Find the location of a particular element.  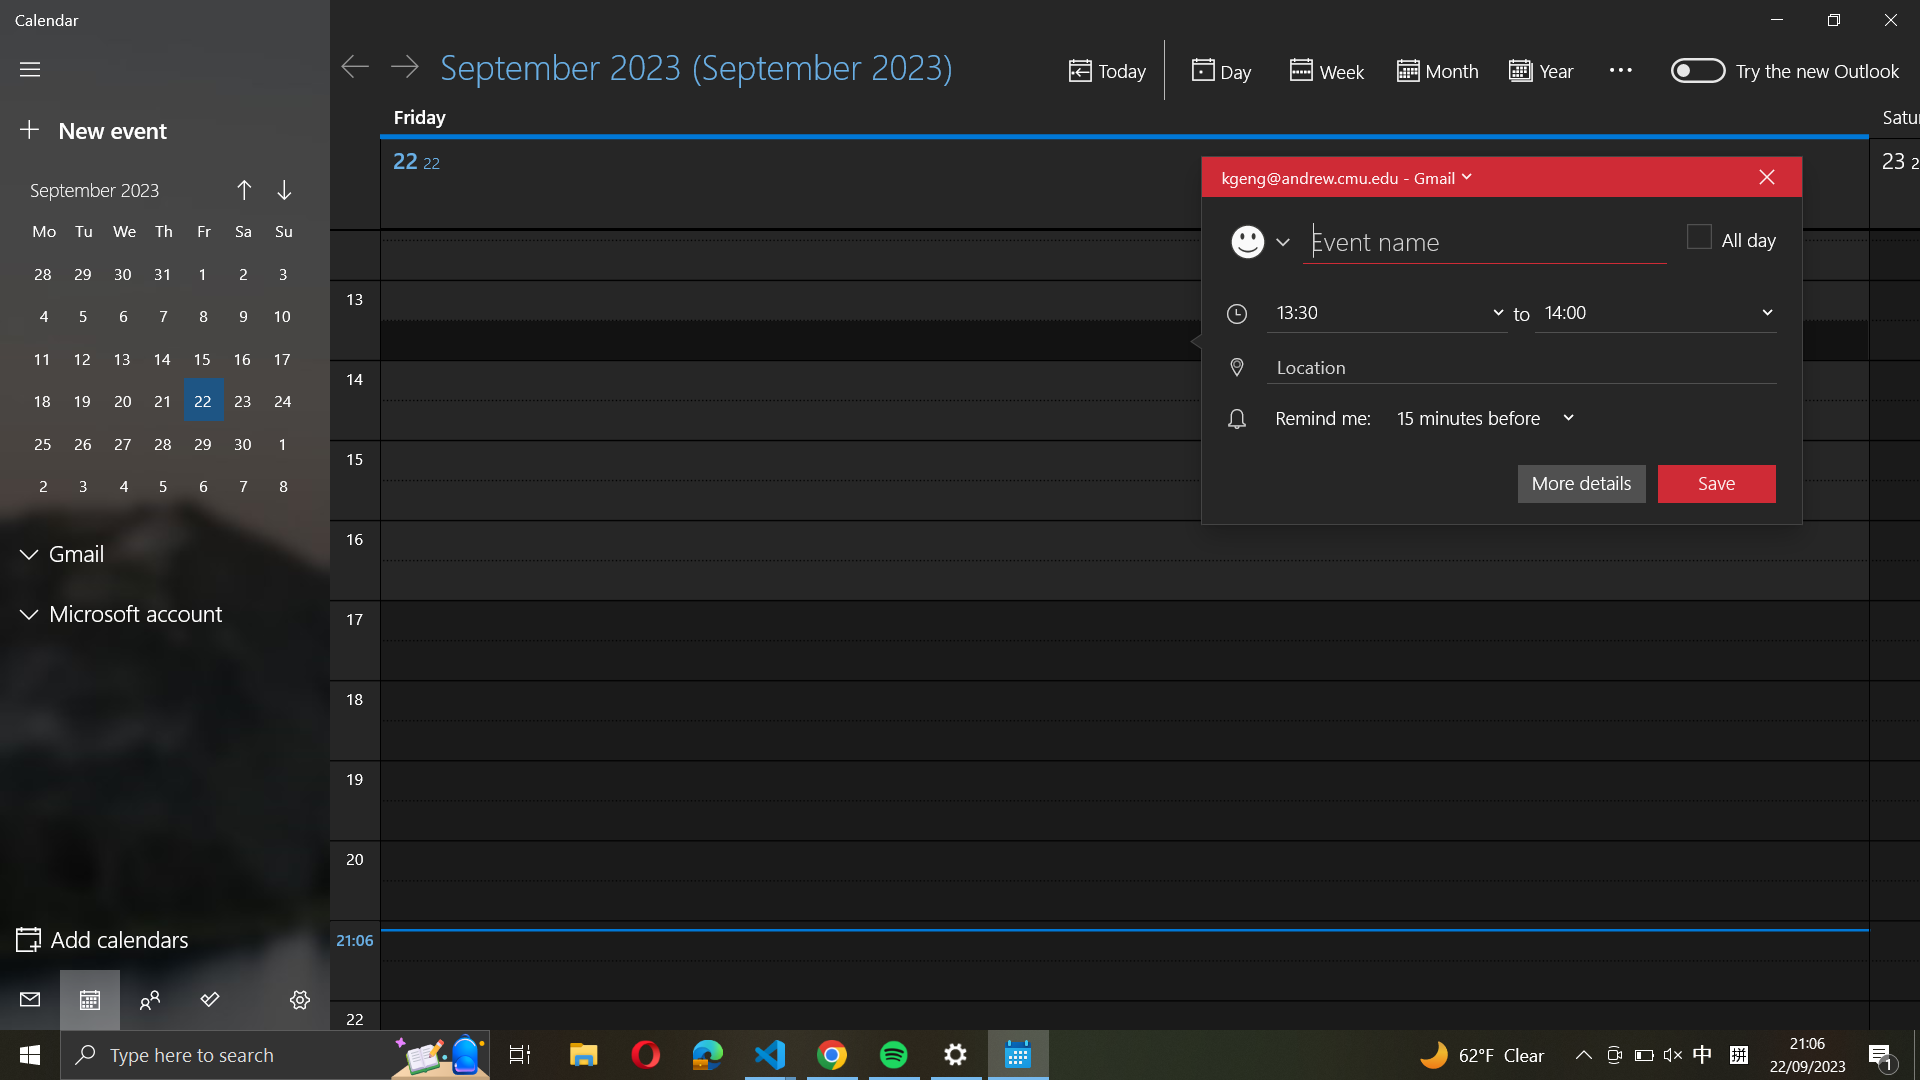

Shift to the last month on the calendar is located at coordinates (243, 192).